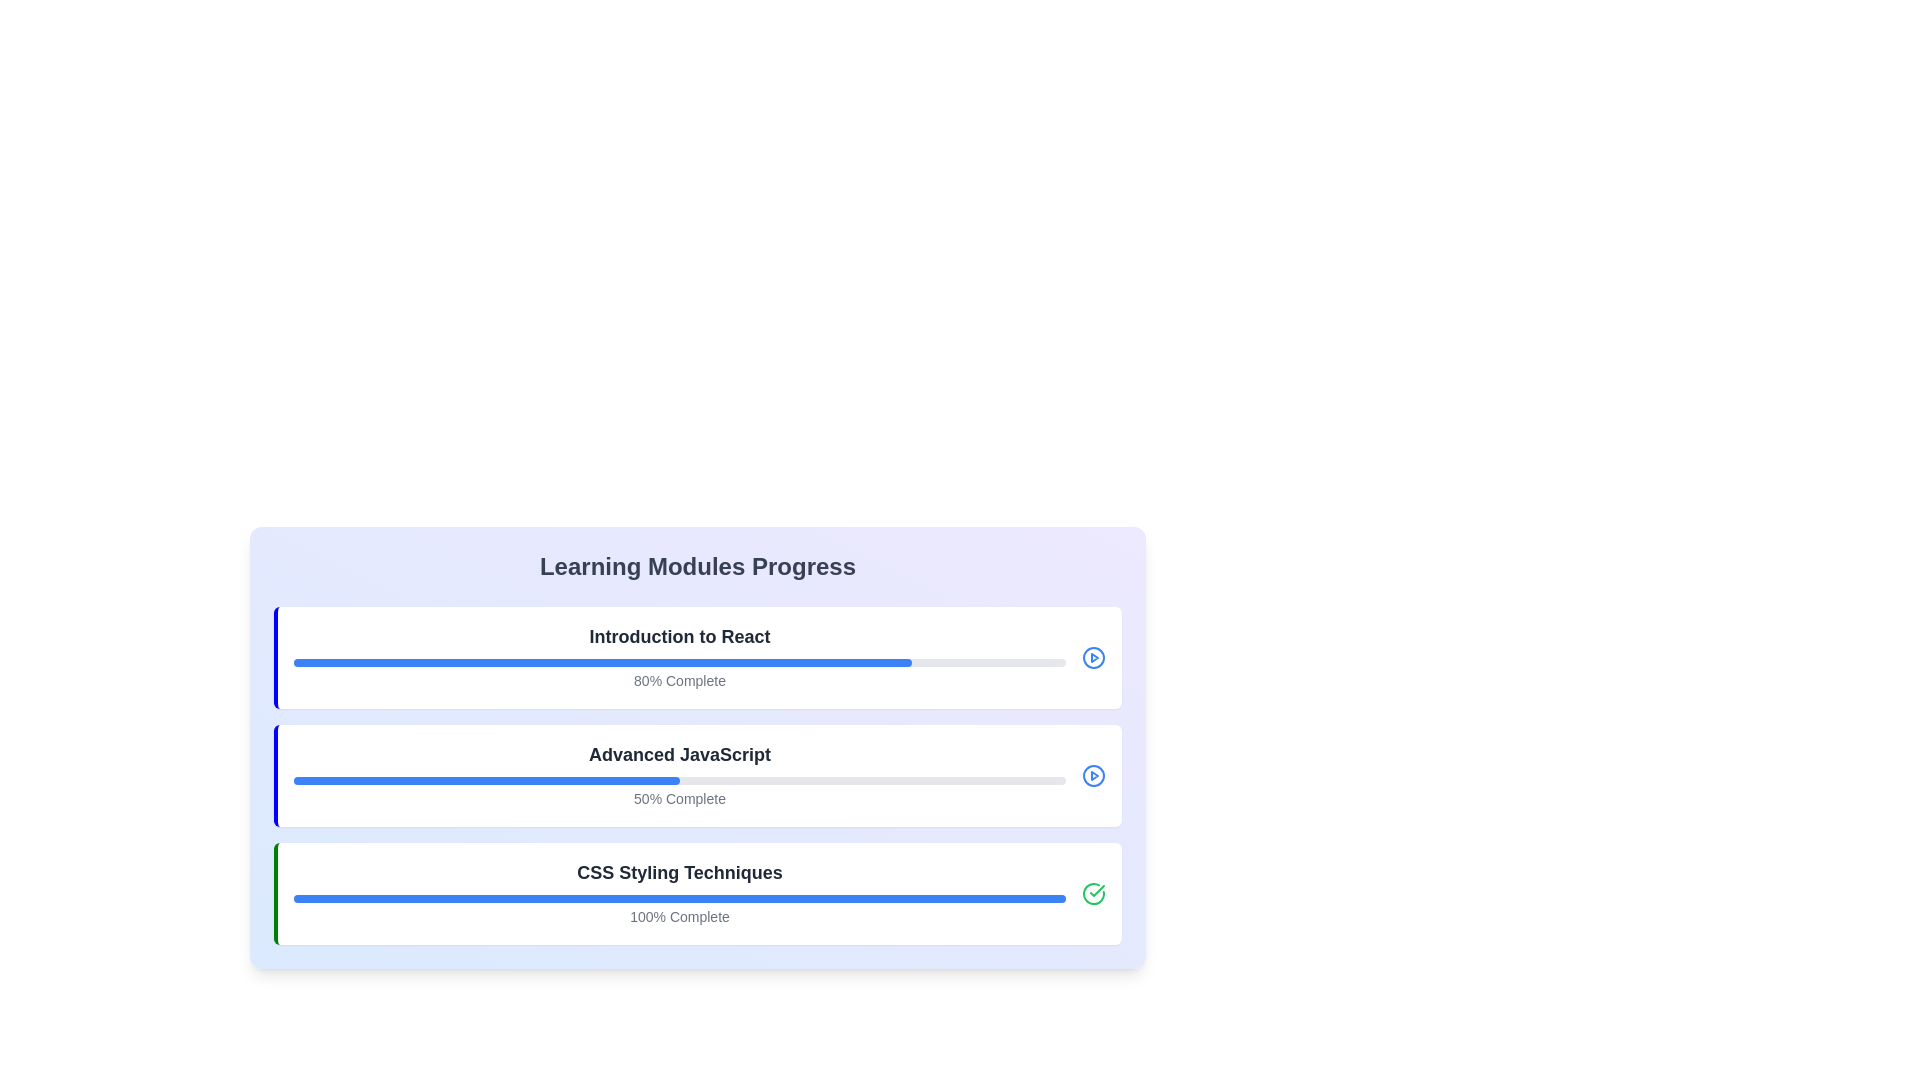 The height and width of the screenshot is (1080, 1920). Describe the element at coordinates (697, 567) in the screenshot. I see `the header labeled 'Learning Modules Progress', which is displayed in bold, large gray font at the top of its gradient background card` at that location.